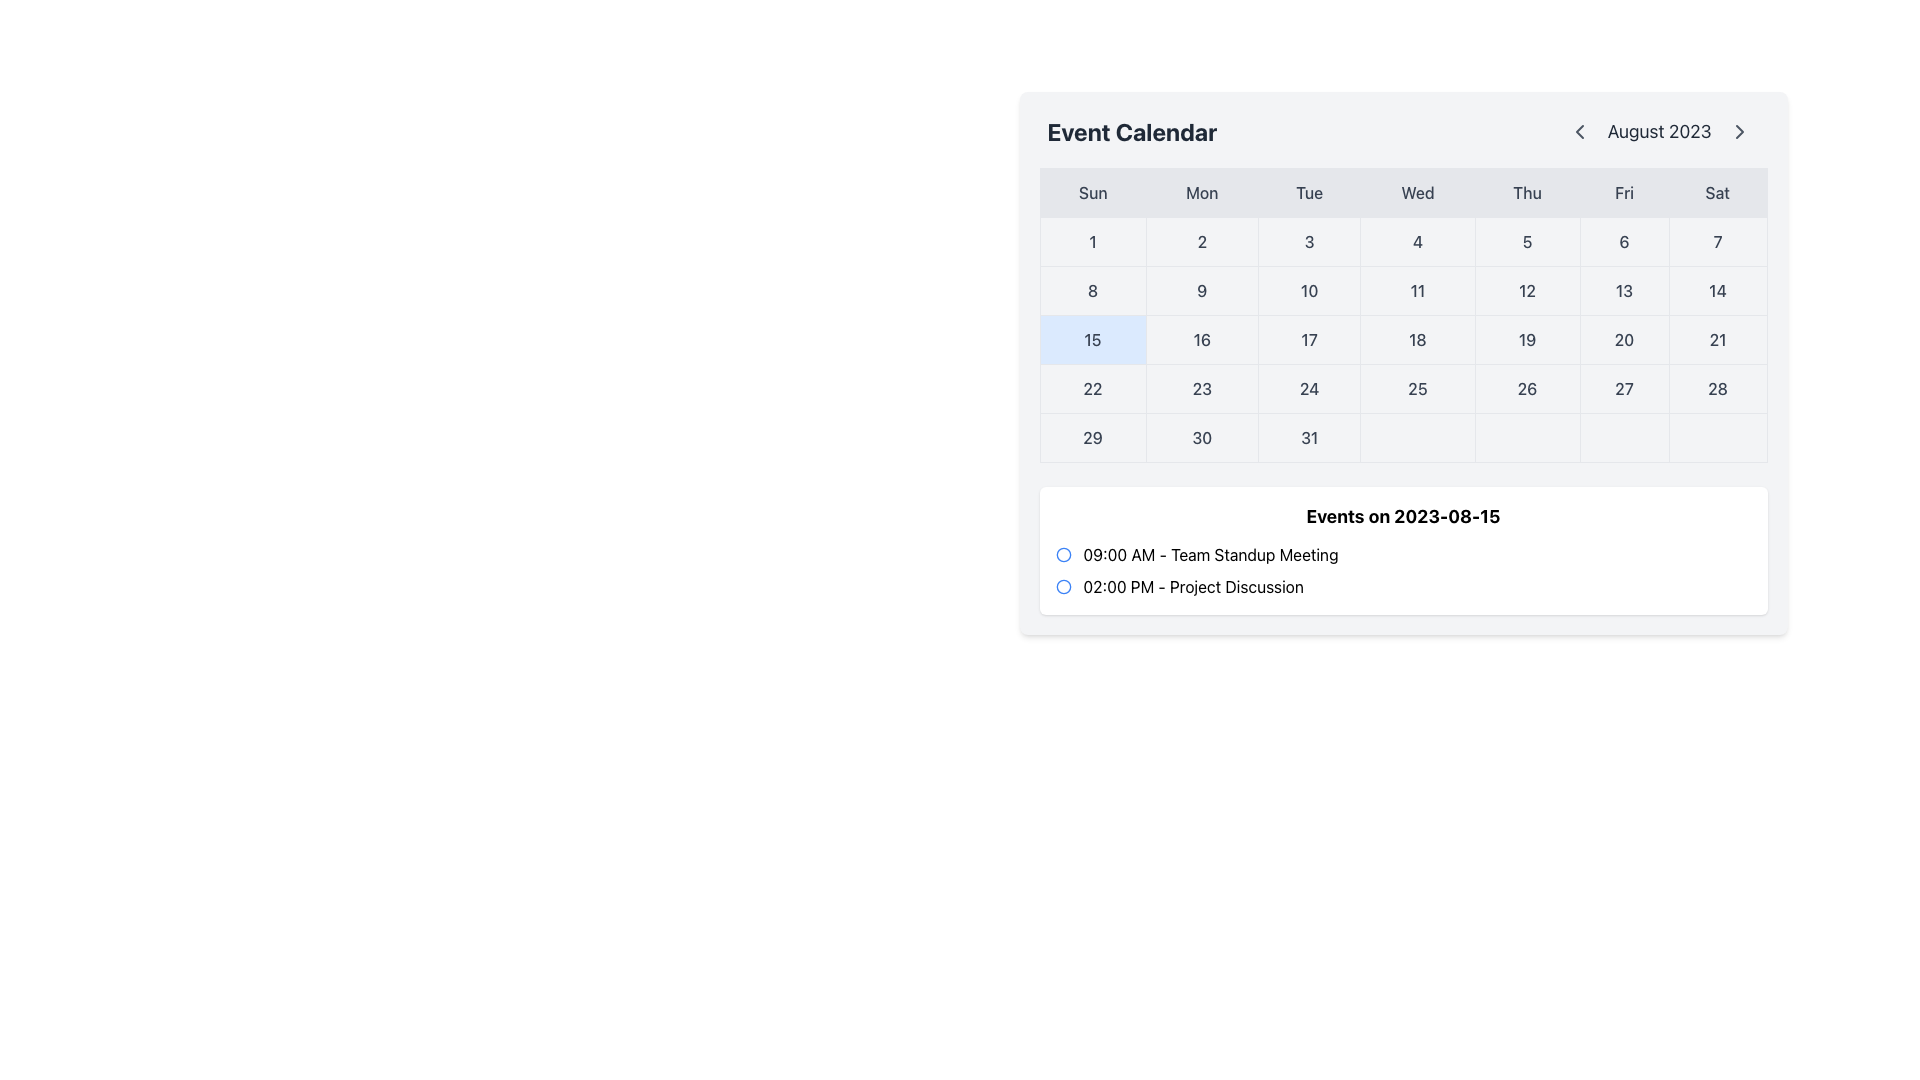 This screenshot has height=1080, width=1920. Describe the element at coordinates (1201, 290) in the screenshot. I see `the Clickable Calendar Date Cell representing the date '9'` at that location.